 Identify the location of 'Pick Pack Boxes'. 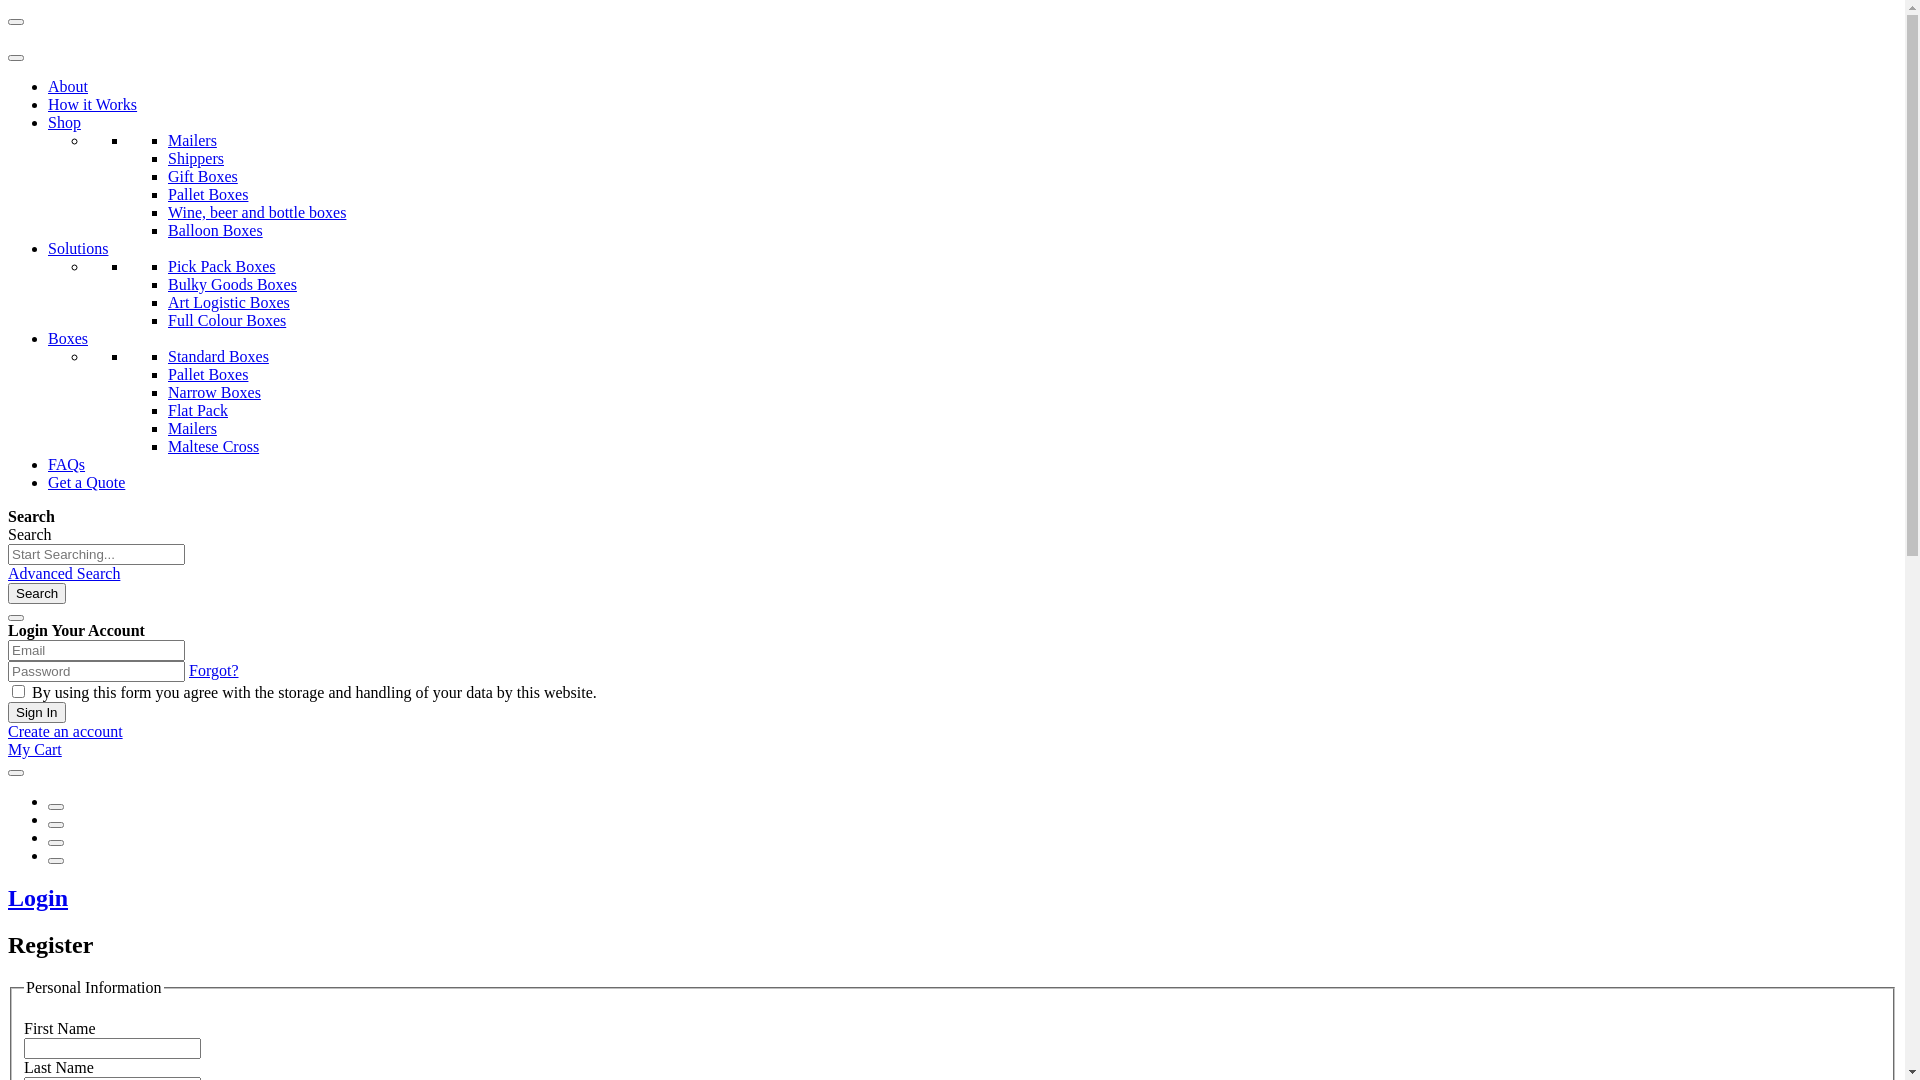
(221, 265).